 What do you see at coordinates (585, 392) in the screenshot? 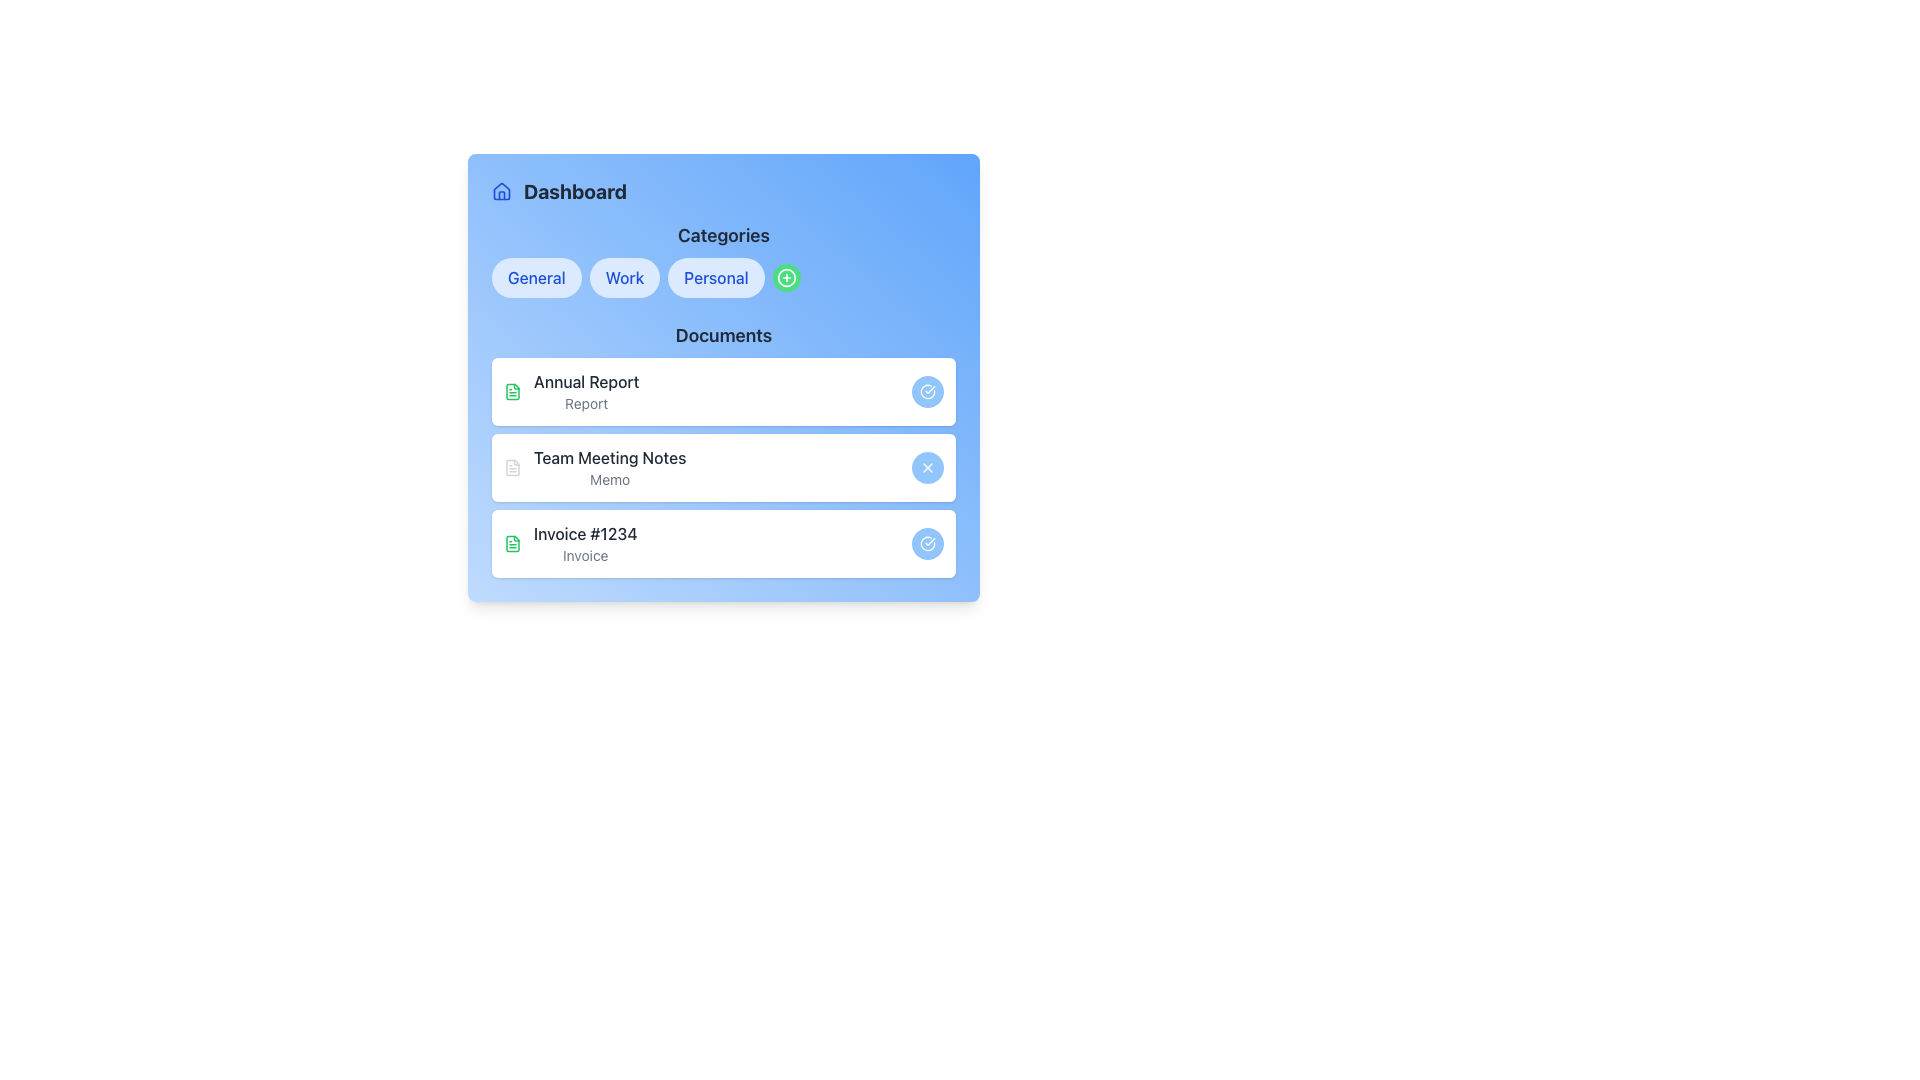
I see `the 'Annual Report' text label, which is part of the first entry in the 'Documents' section, characterized by its bold font and distinct white background with a green icon` at bounding box center [585, 392].